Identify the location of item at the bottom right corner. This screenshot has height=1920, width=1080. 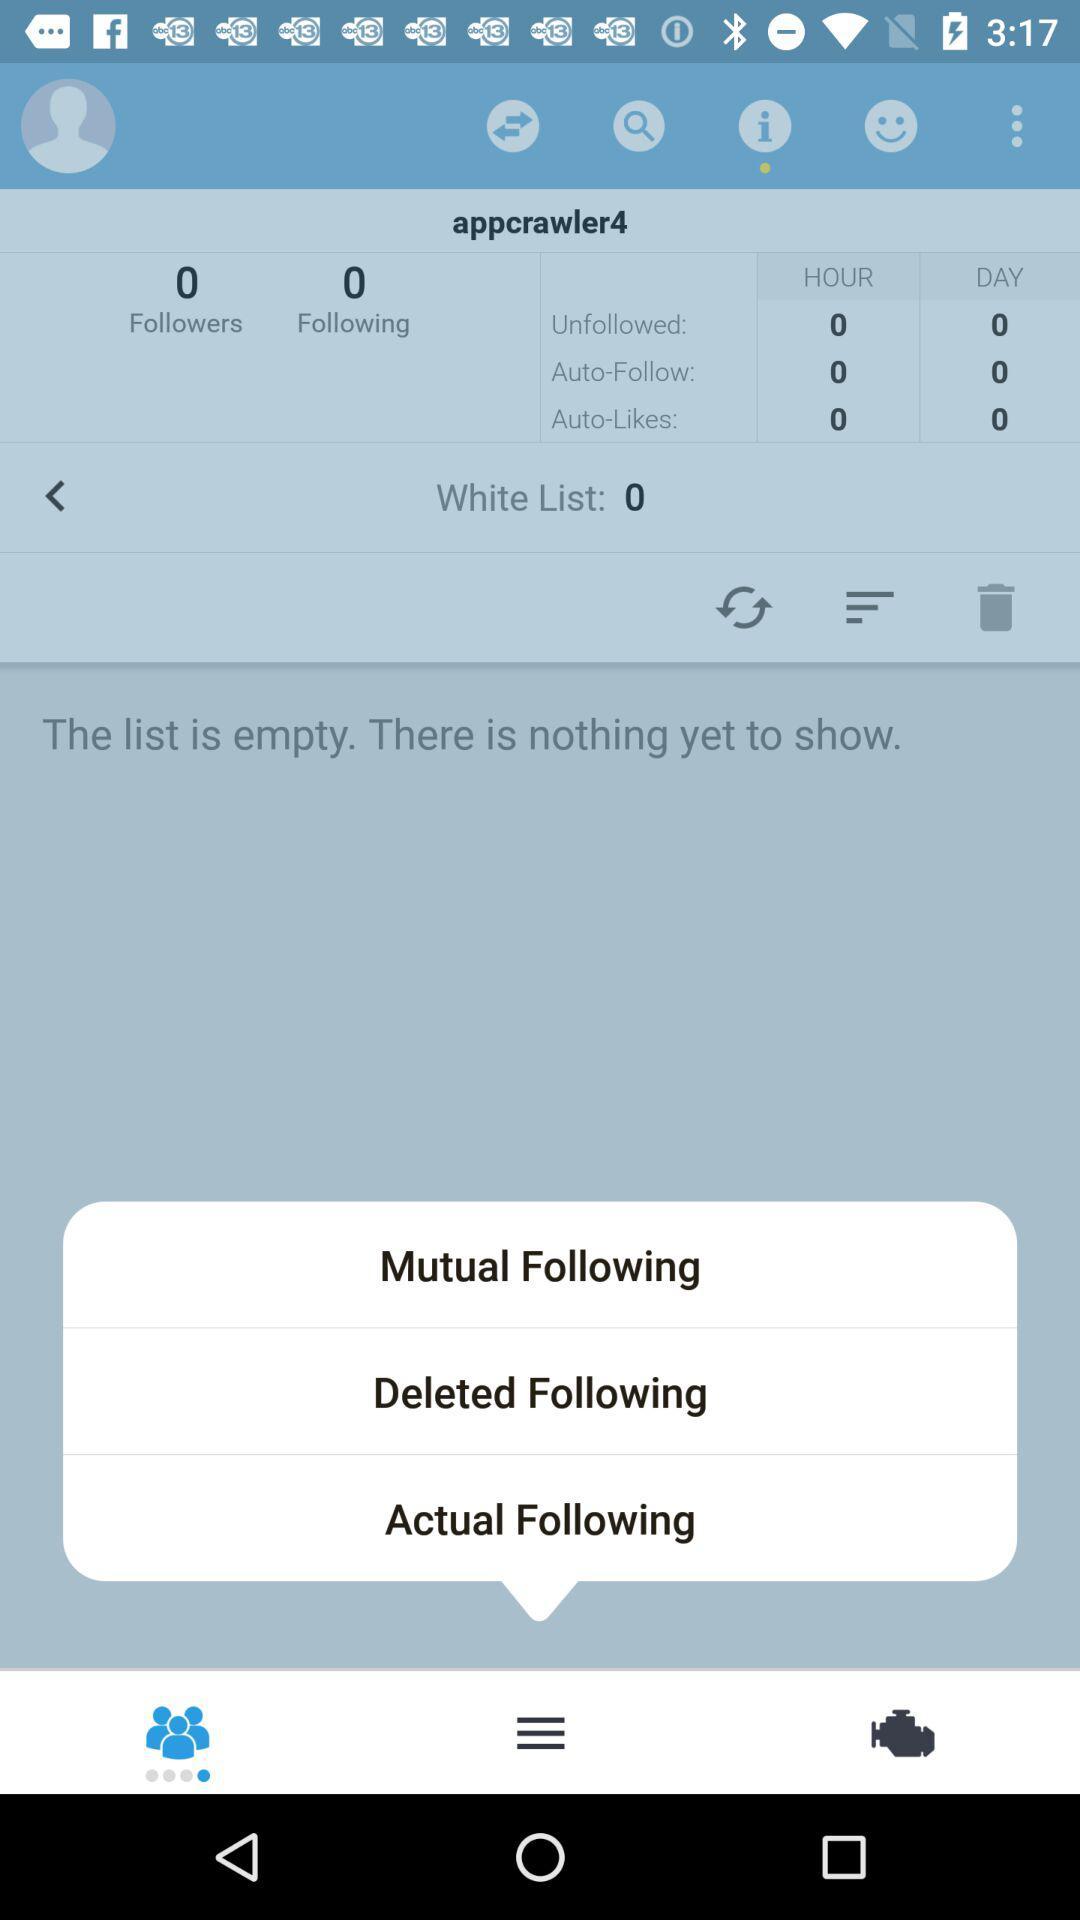
(900, 1730).